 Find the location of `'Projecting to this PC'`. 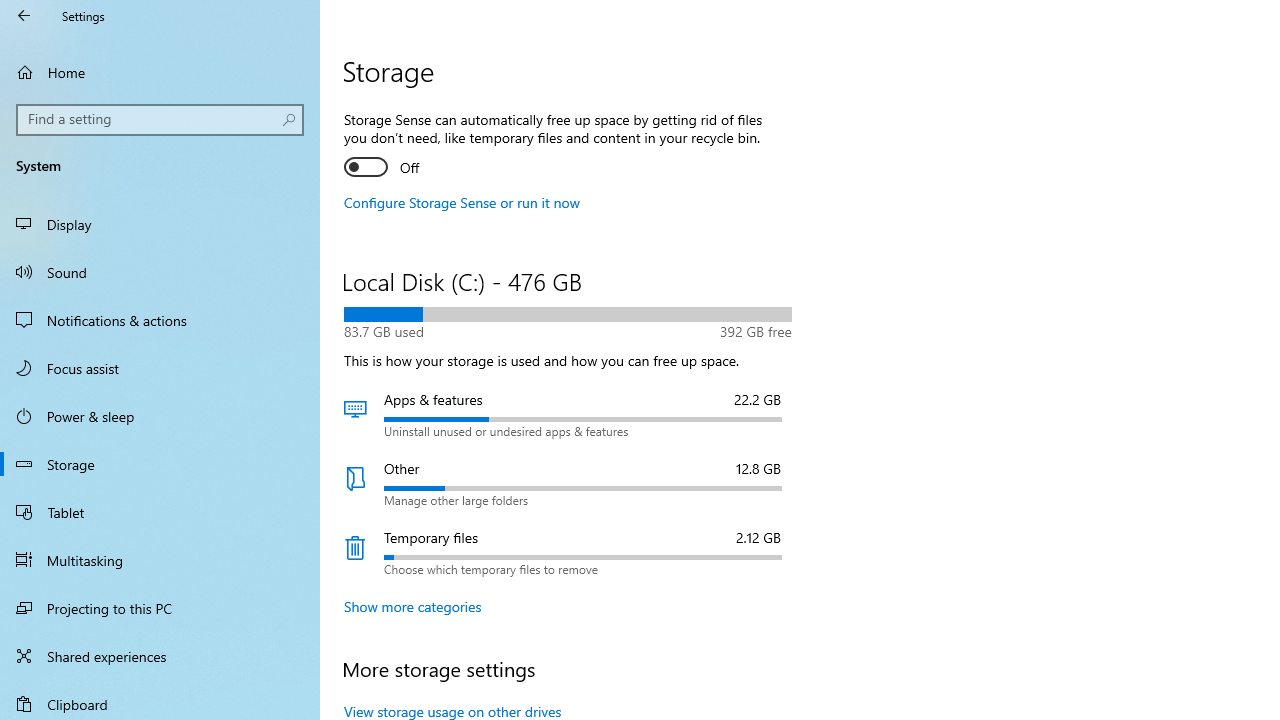

'Projecting to this PC' is located at coordinates (160, 607).